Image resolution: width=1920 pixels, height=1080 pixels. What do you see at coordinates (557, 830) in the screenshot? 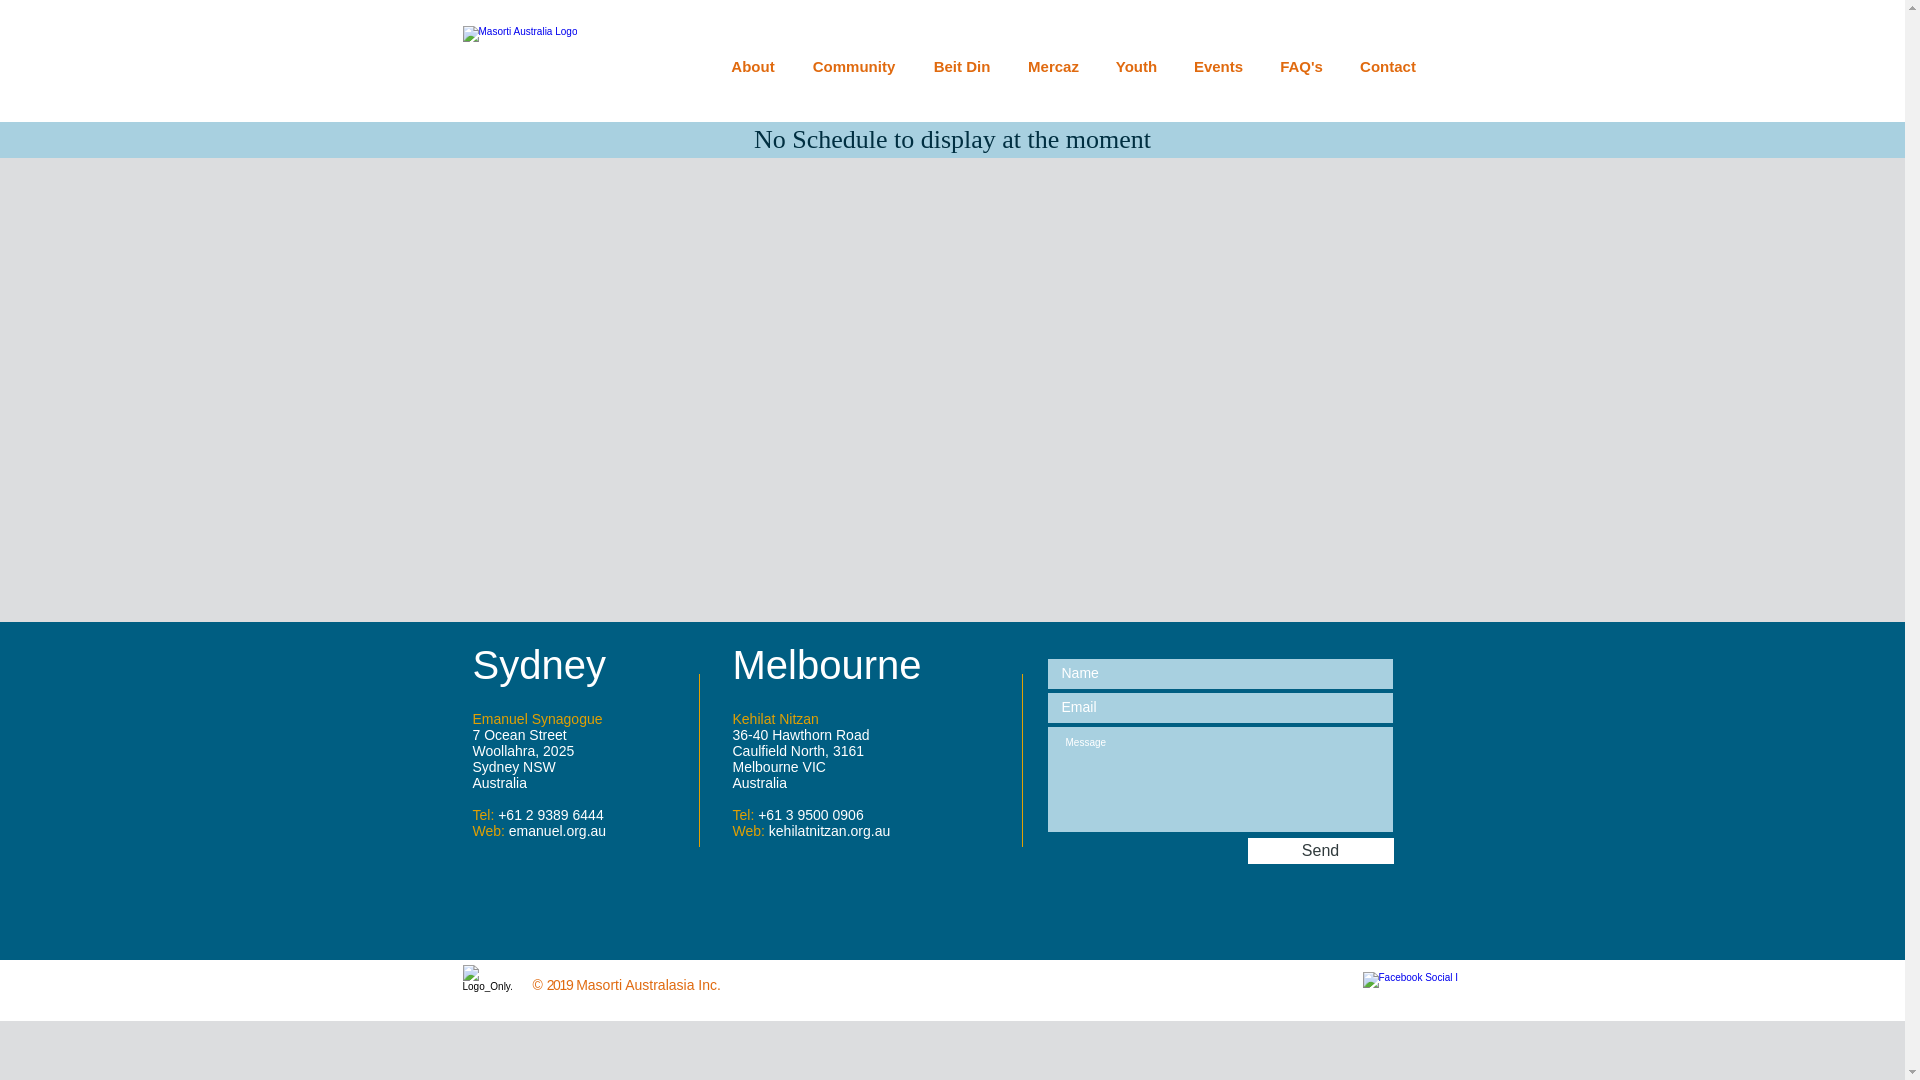
I see `'emanuel.org.au'` at bounding box center [557, 830].